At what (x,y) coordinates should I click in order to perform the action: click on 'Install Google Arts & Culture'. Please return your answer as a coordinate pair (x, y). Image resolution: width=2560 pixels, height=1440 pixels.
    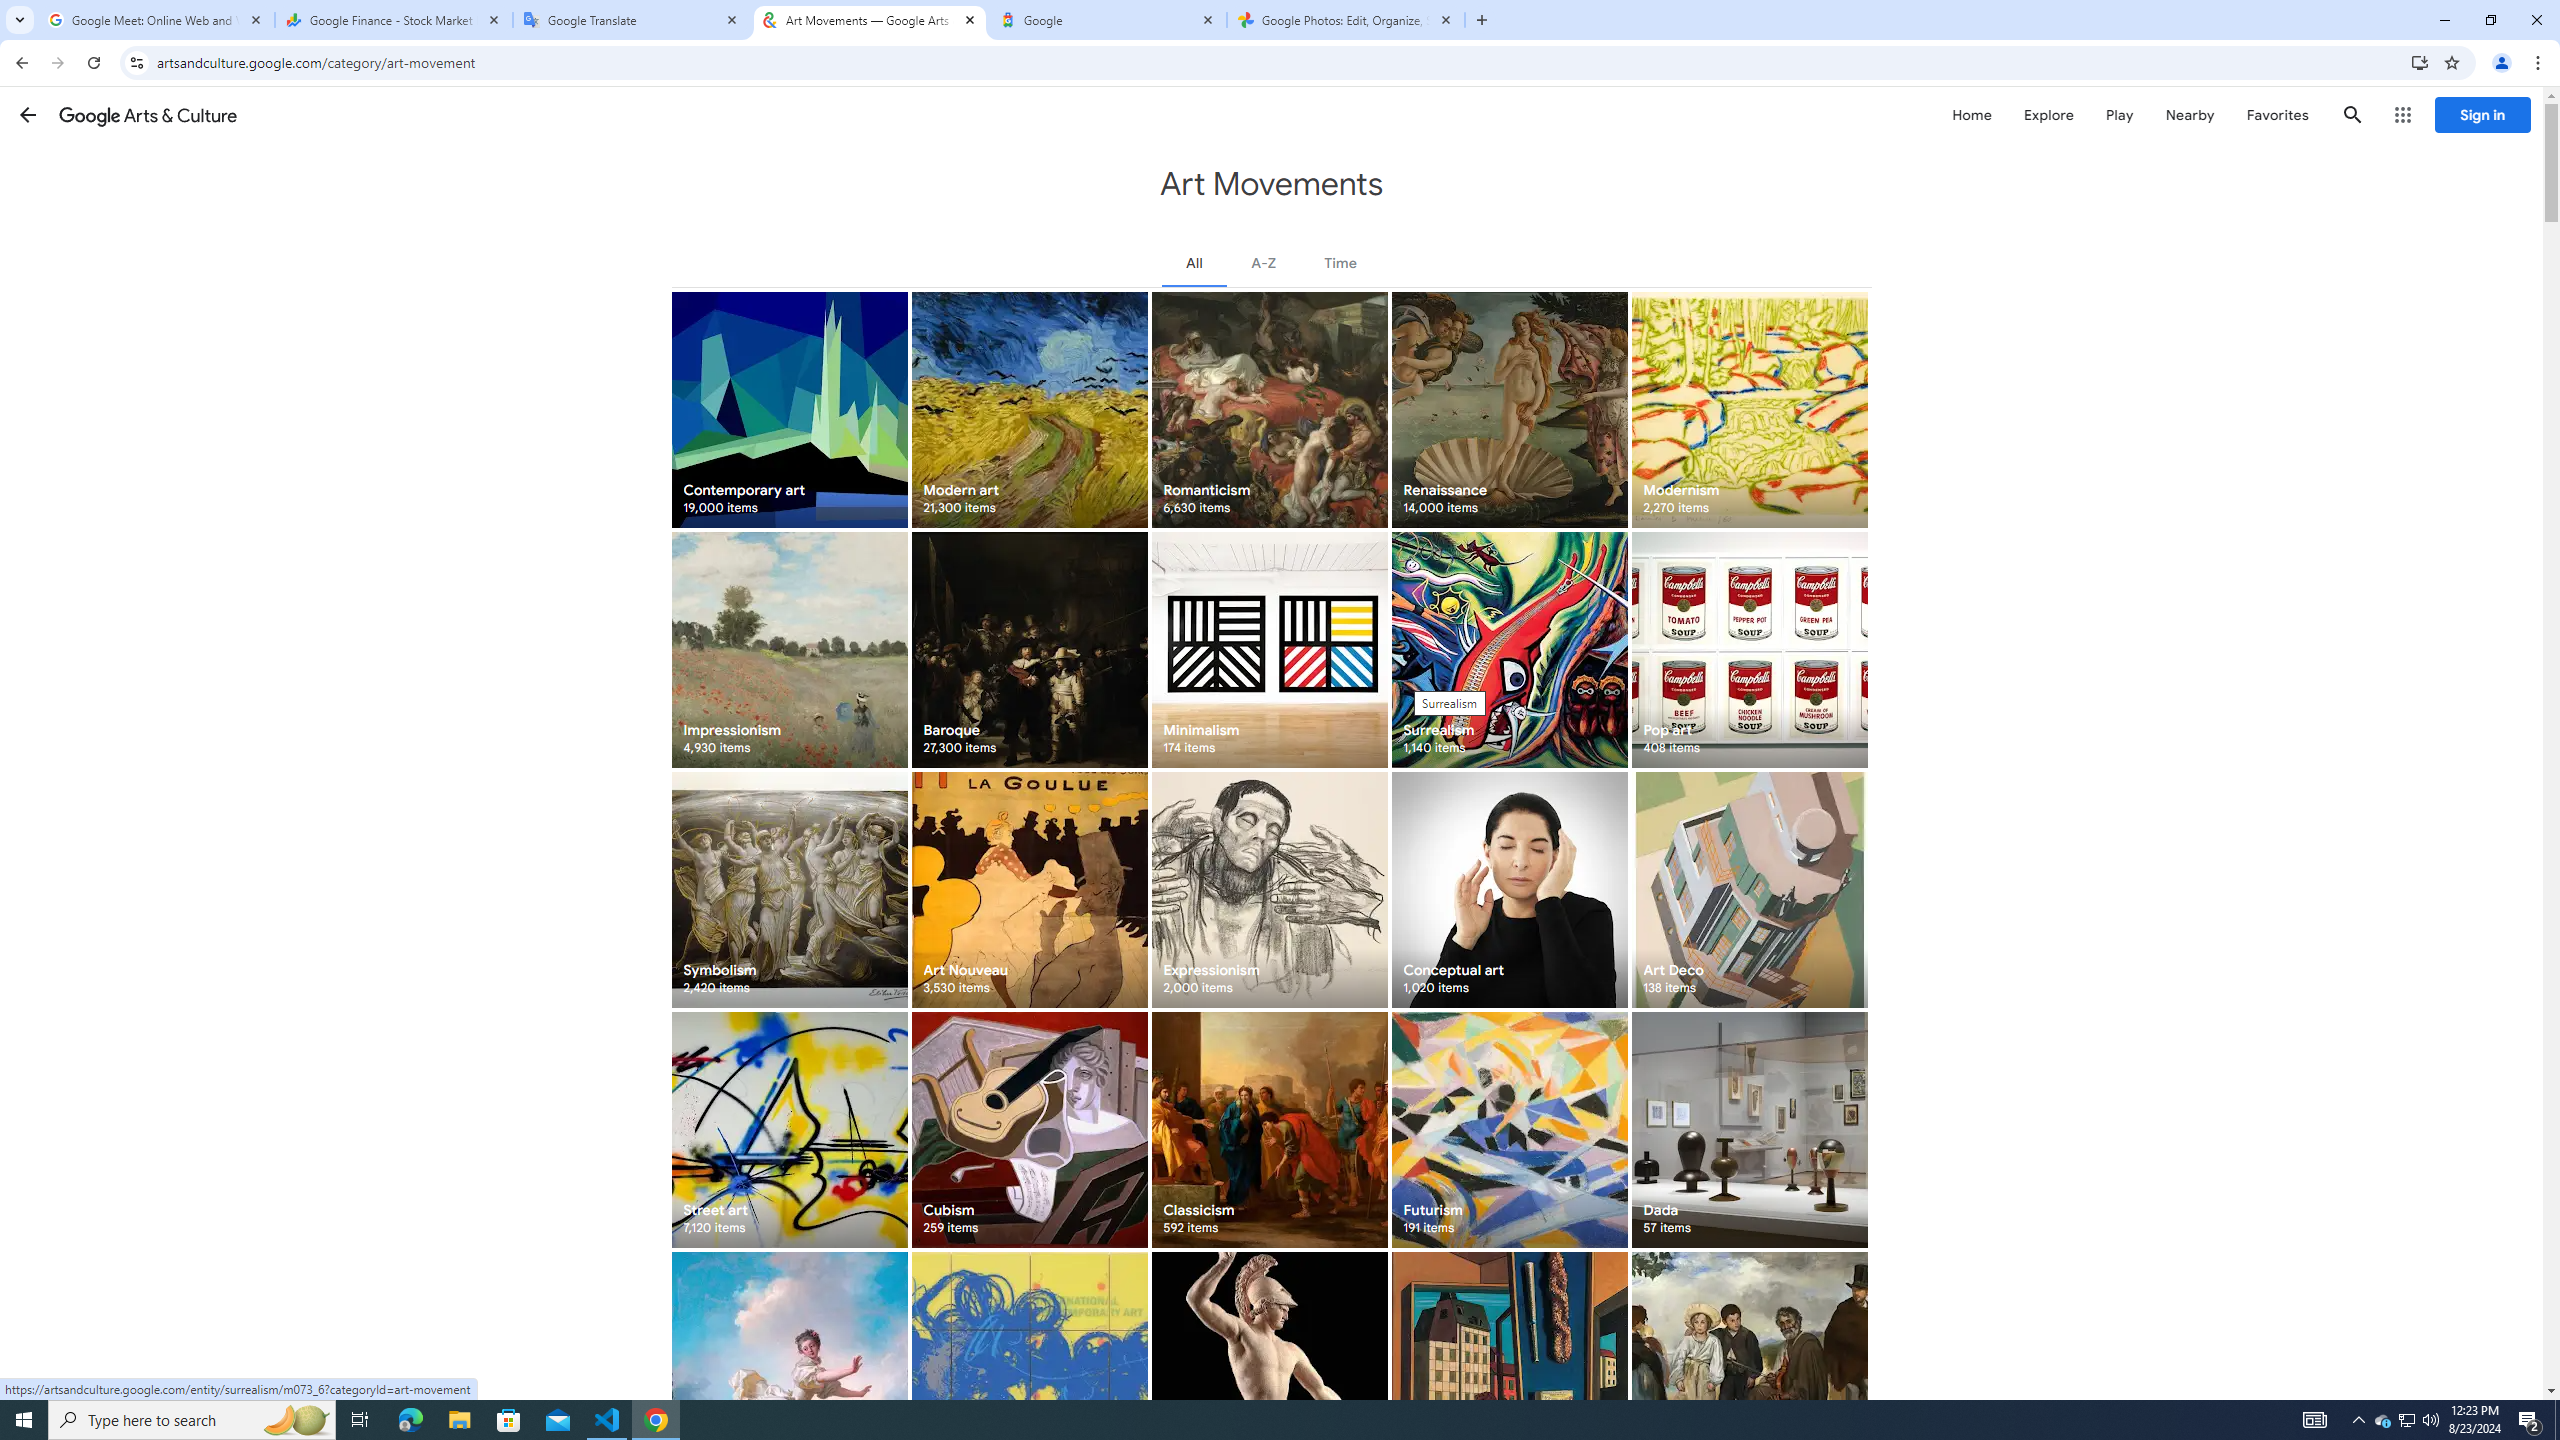
    Looking at the image, I should click on (2420, 61).